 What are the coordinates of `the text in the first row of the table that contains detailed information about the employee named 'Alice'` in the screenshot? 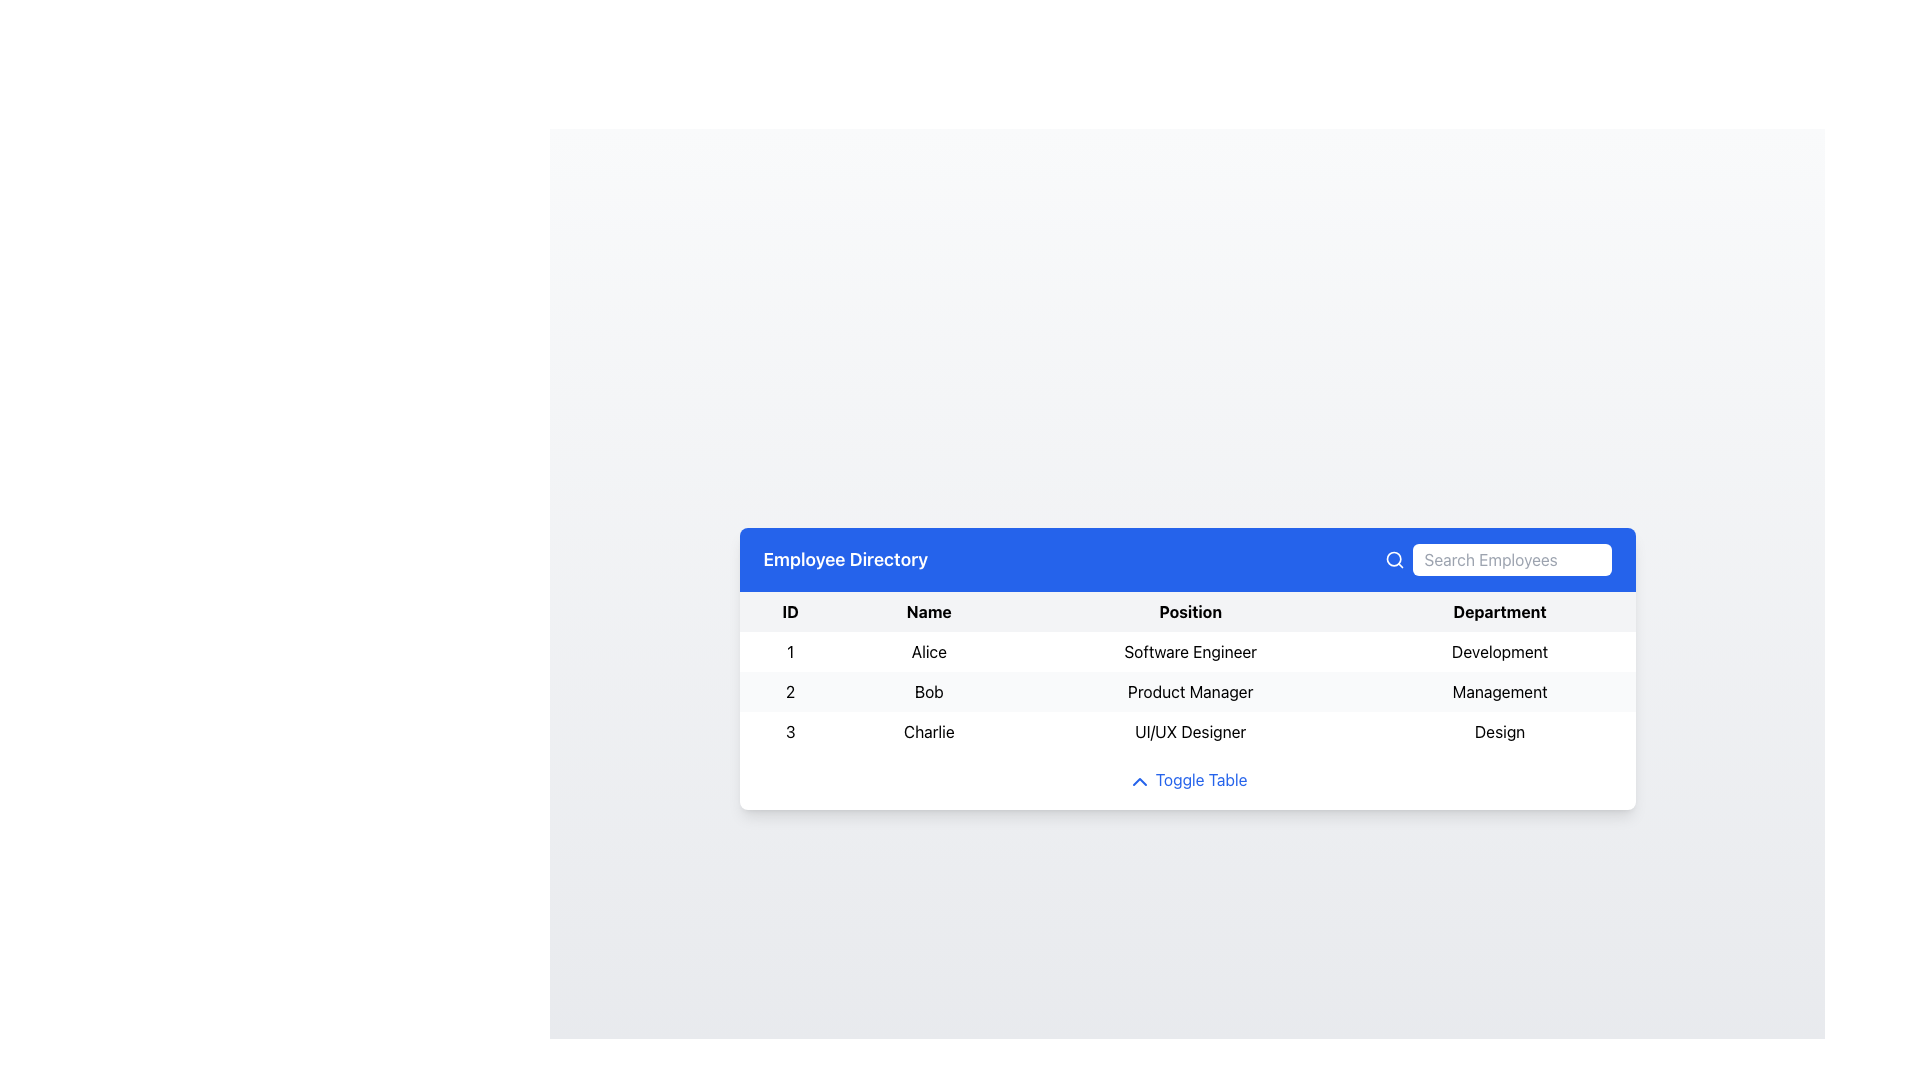 It's located at (1187, 652).